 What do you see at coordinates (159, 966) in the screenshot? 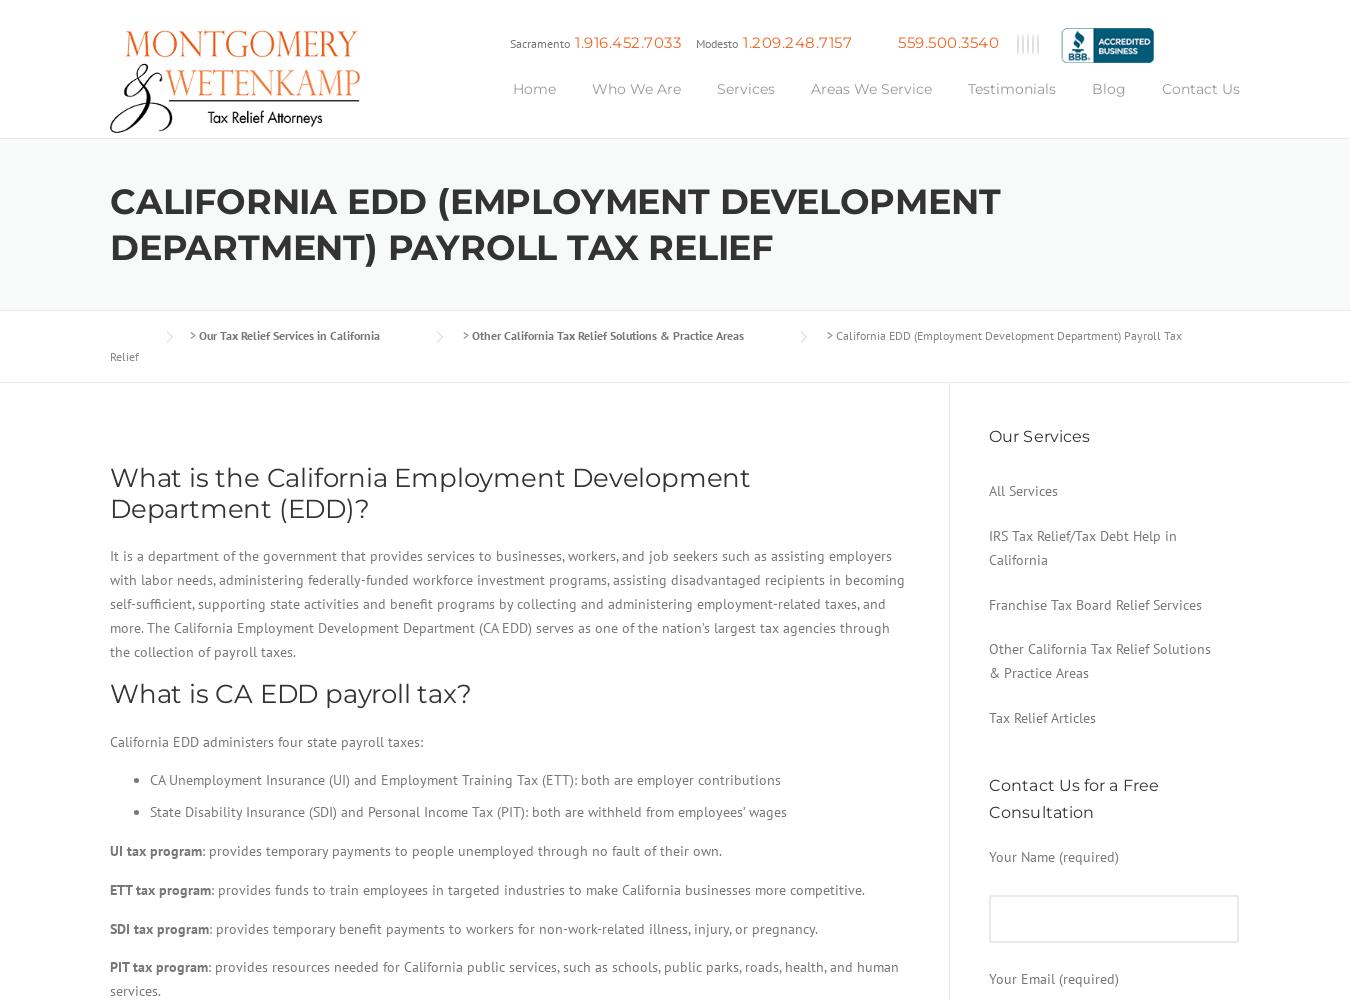
I see `'PIT tax program'` at bounding box center [159, 966].